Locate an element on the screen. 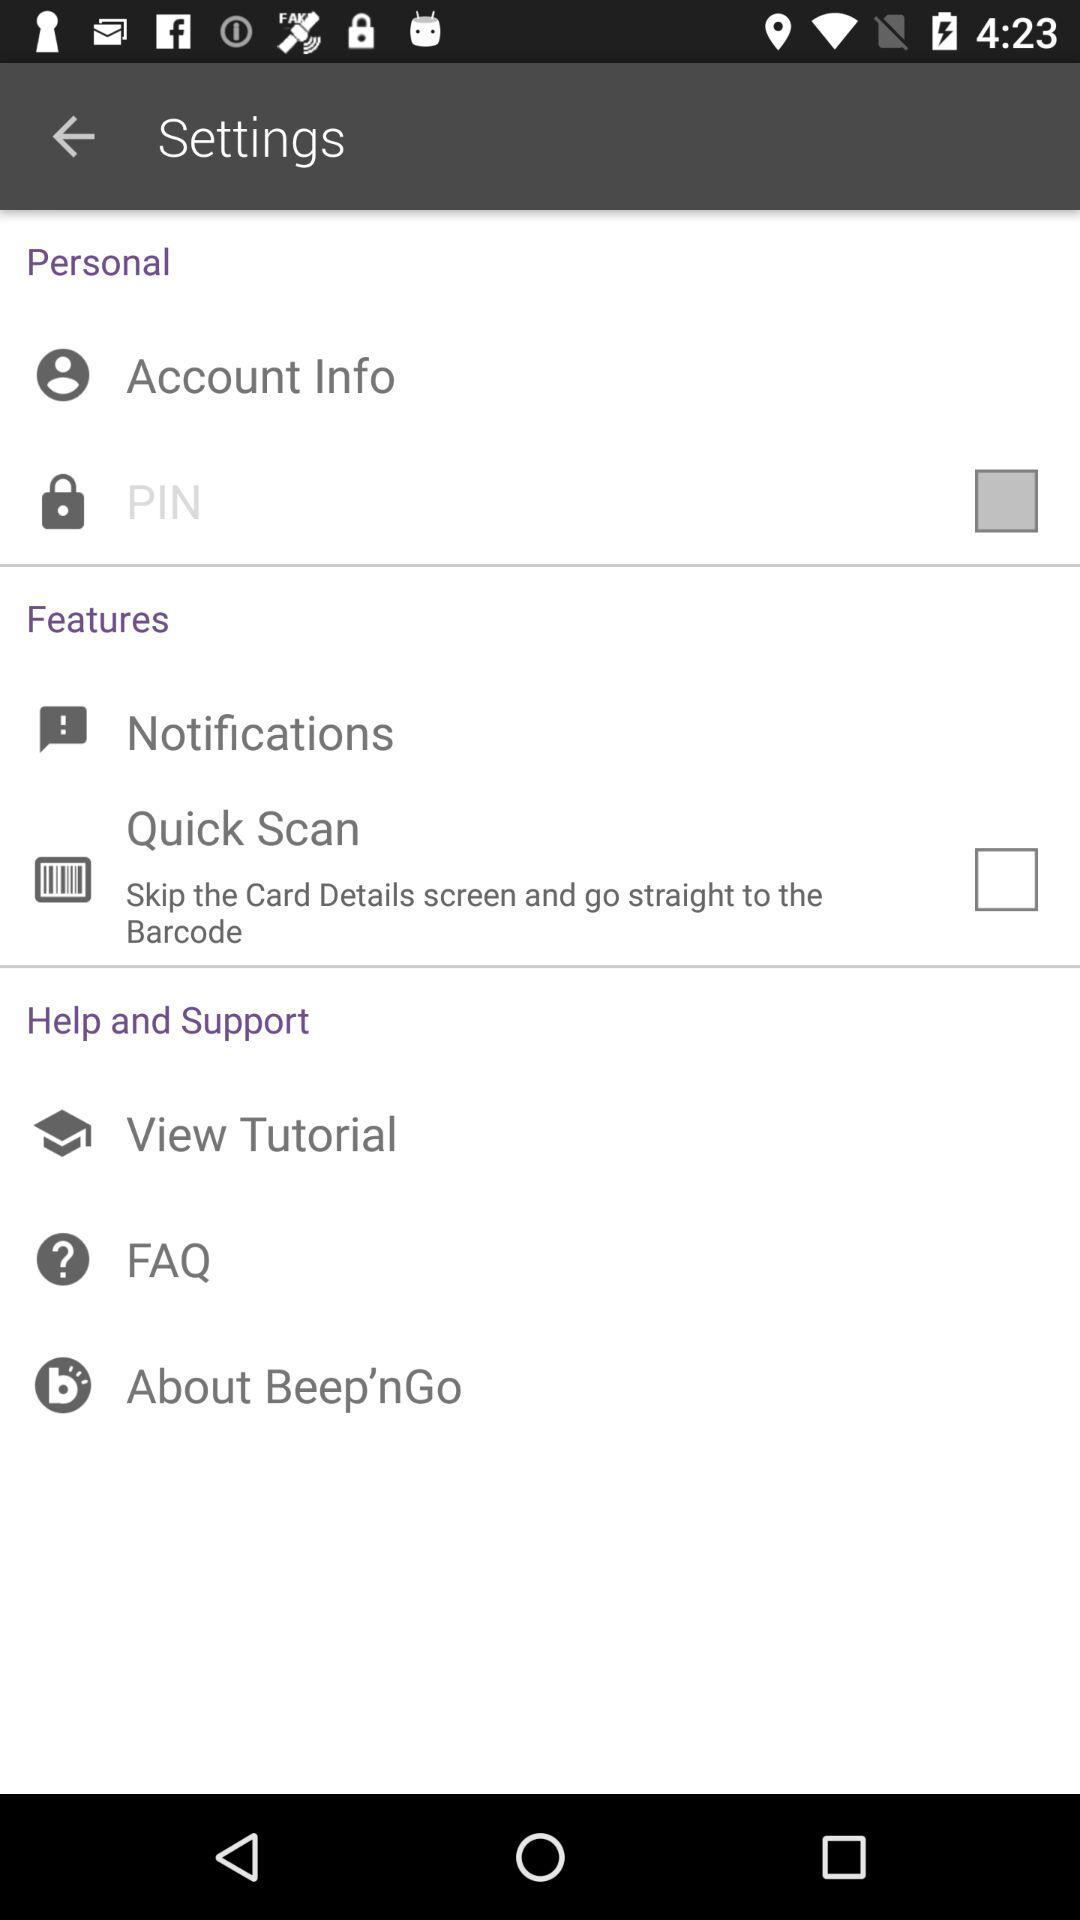 This screenshot has height=1920, width=1080. the item below the faq icon is located at coordinates (540, 1384).